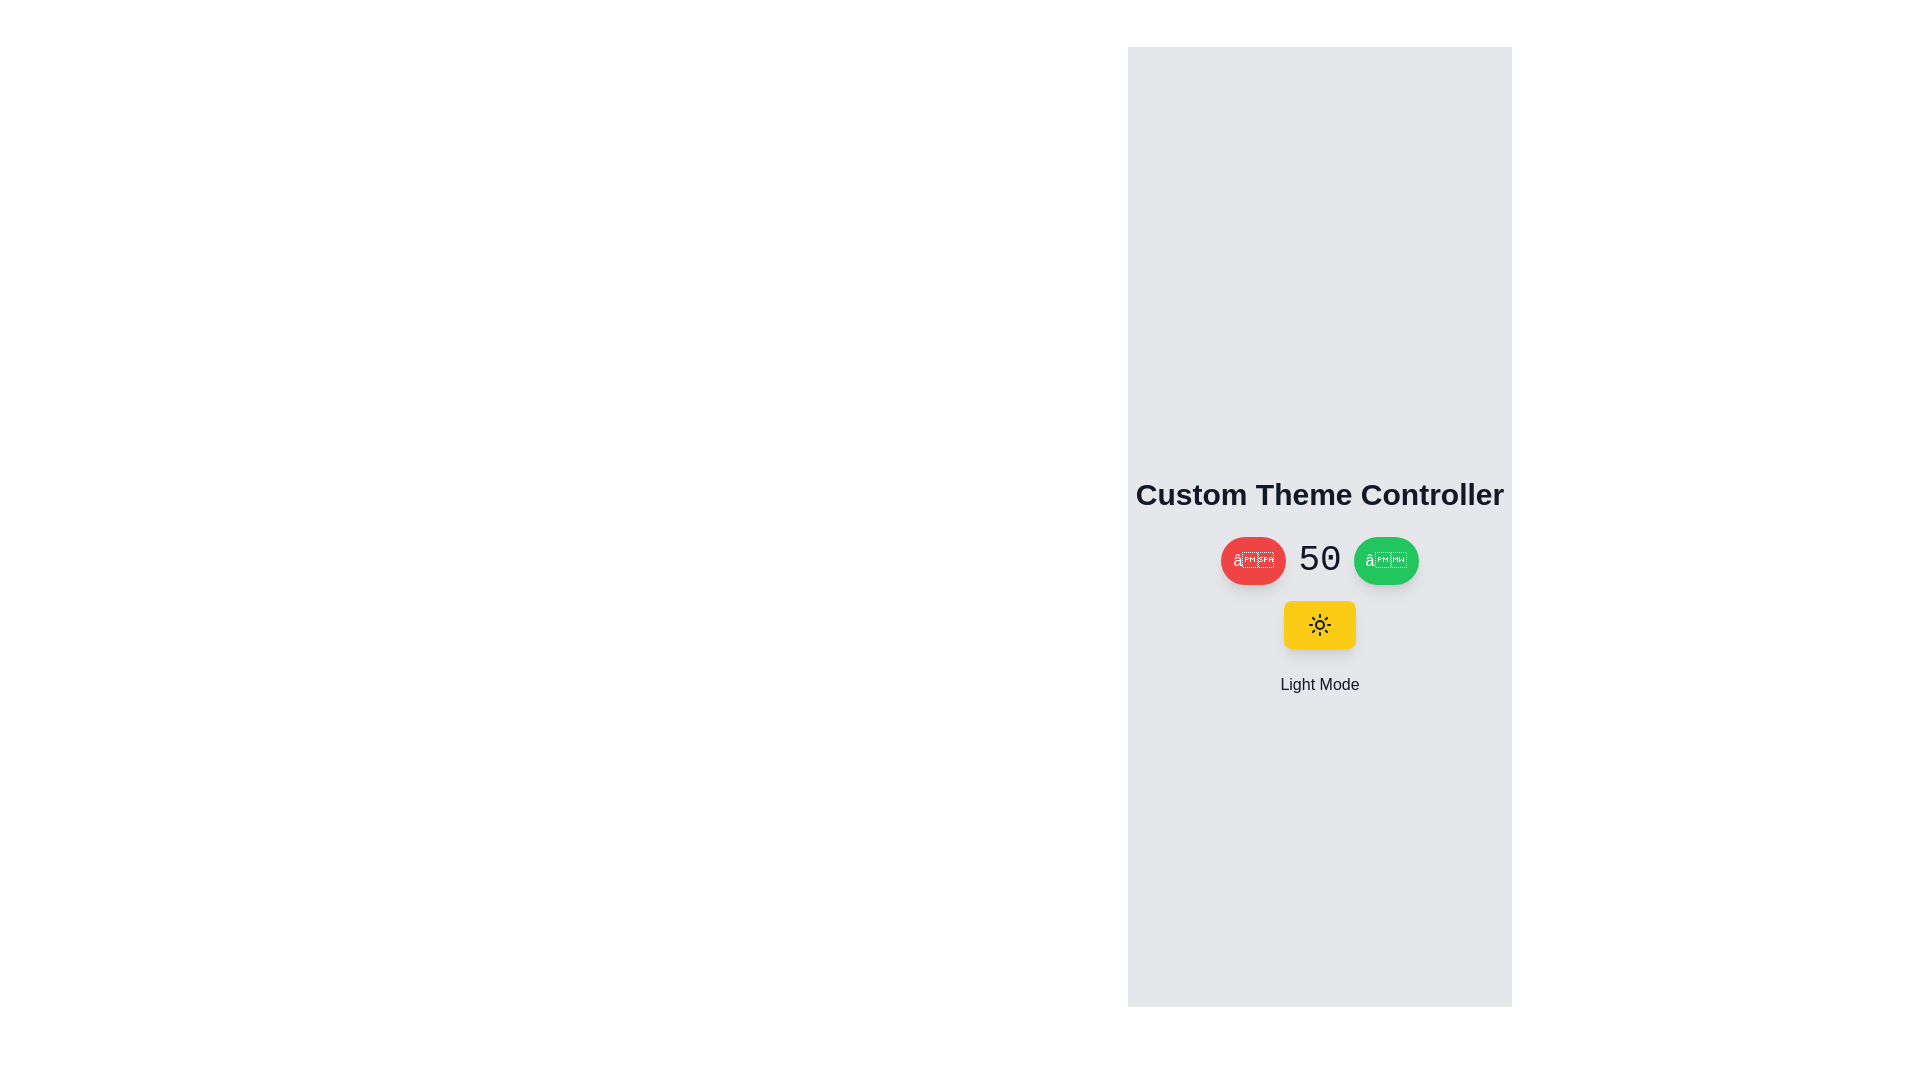 Image resolution: width=1920 pixels, height=1080 pixels. What do you see at coordinates (1385, 560) in the screenshot?
I see `the circular green button with a plus symbol ('+')` at bounding box center [1385, 560].